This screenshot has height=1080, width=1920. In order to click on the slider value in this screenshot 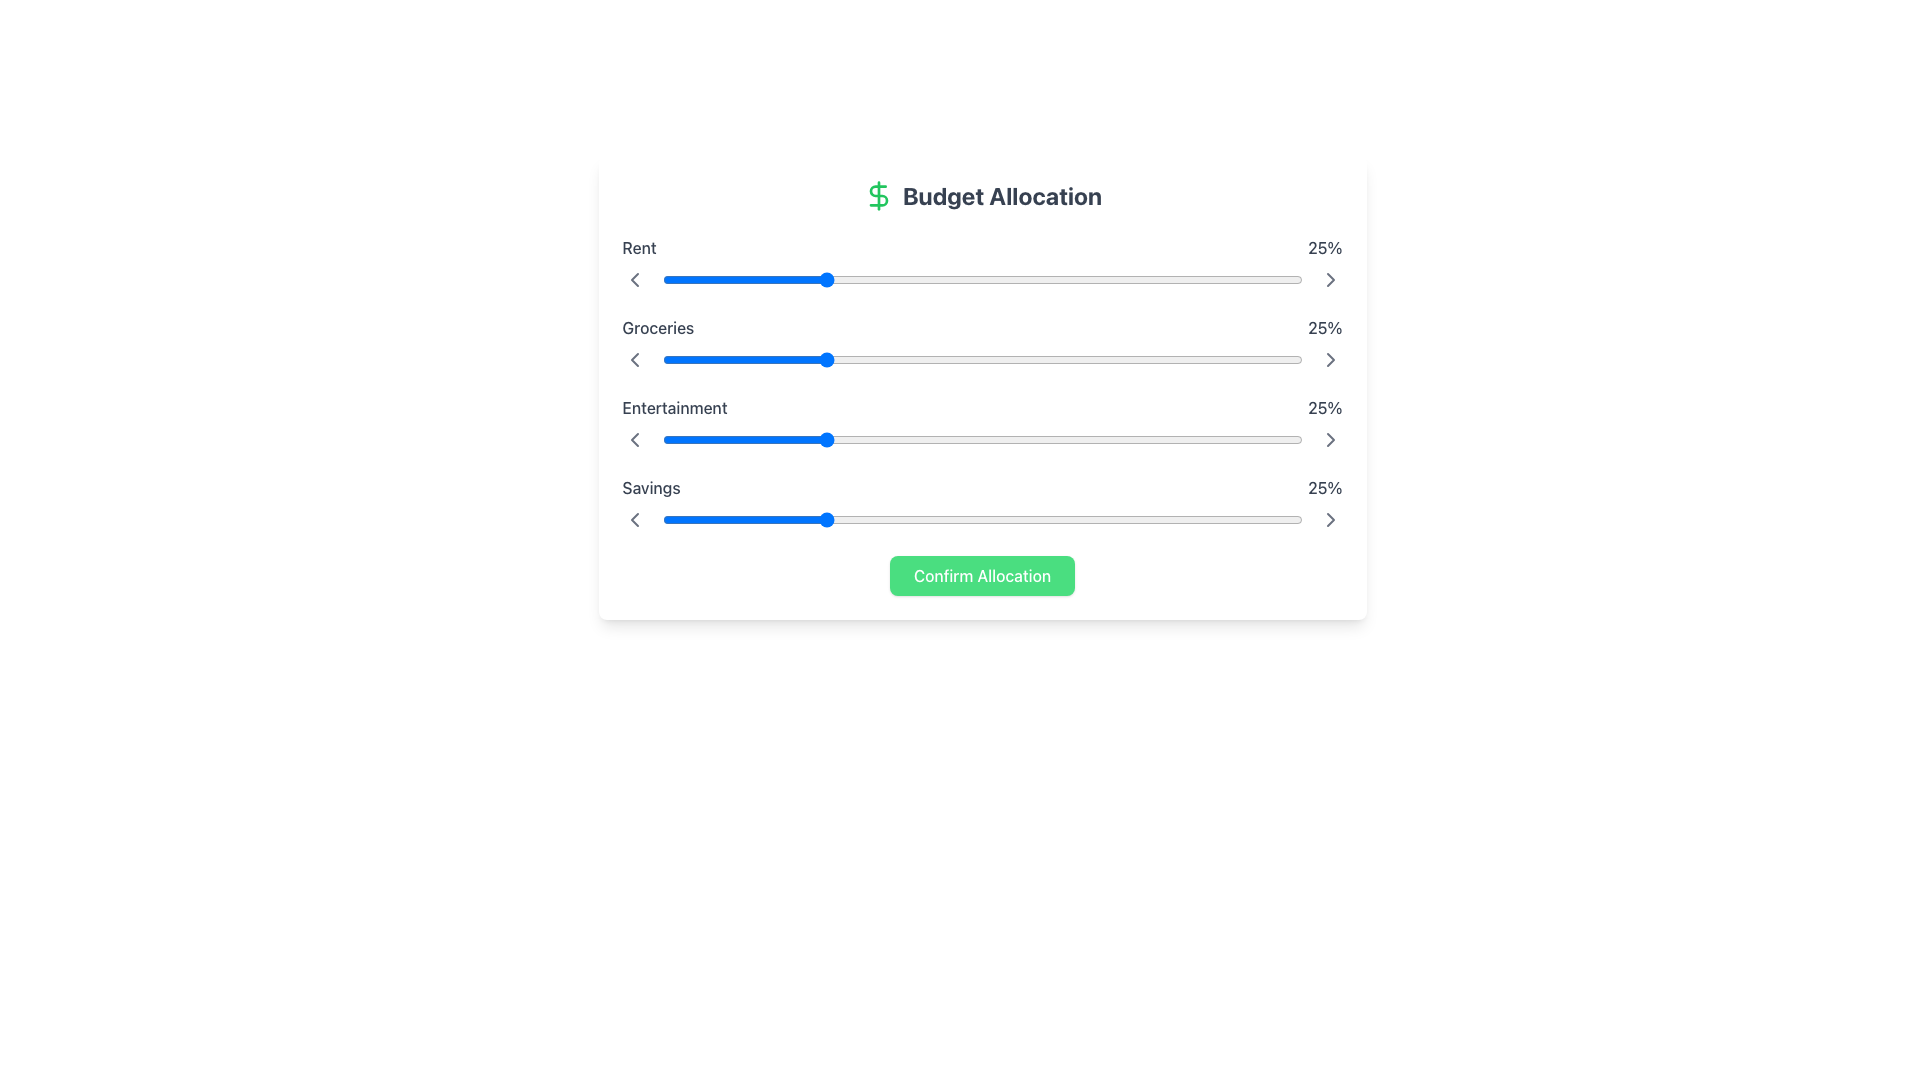, I will do `click(694, 358)`.